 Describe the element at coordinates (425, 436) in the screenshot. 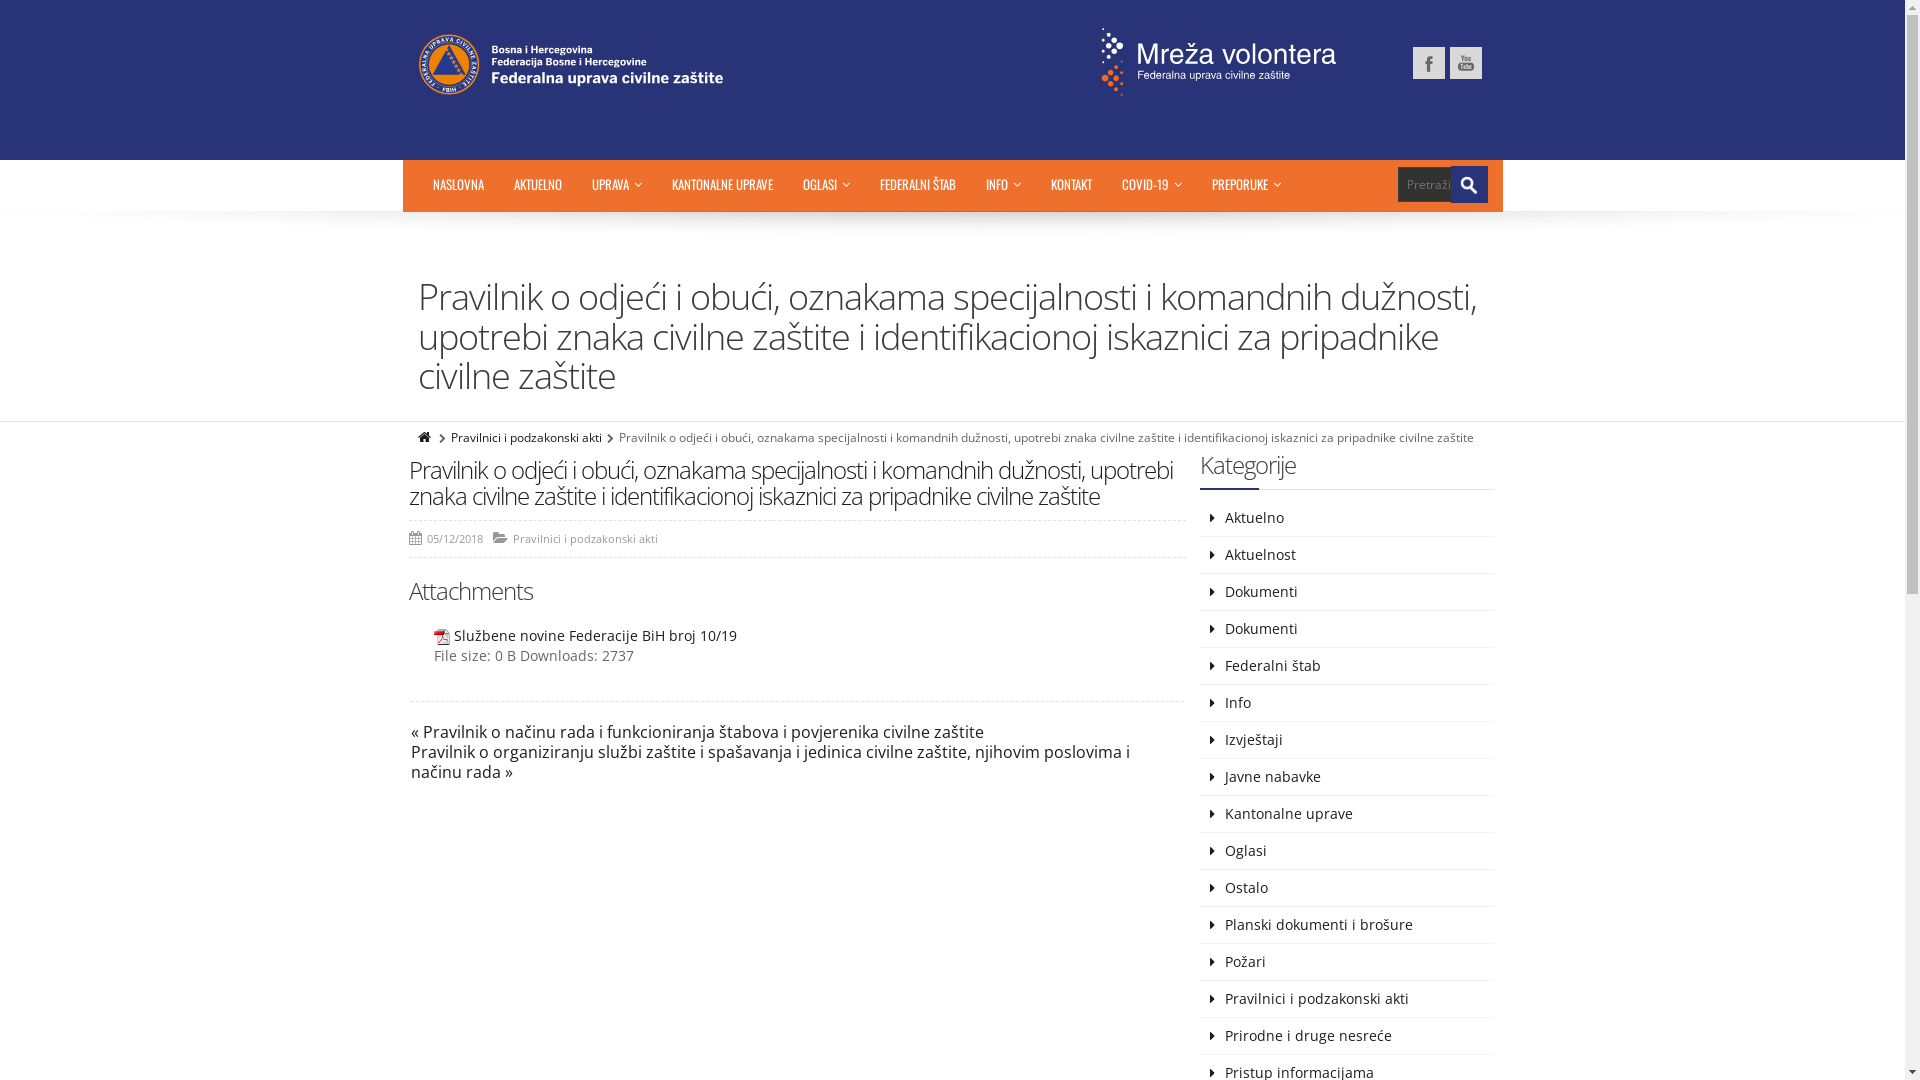

I see `'Home'` at that location.